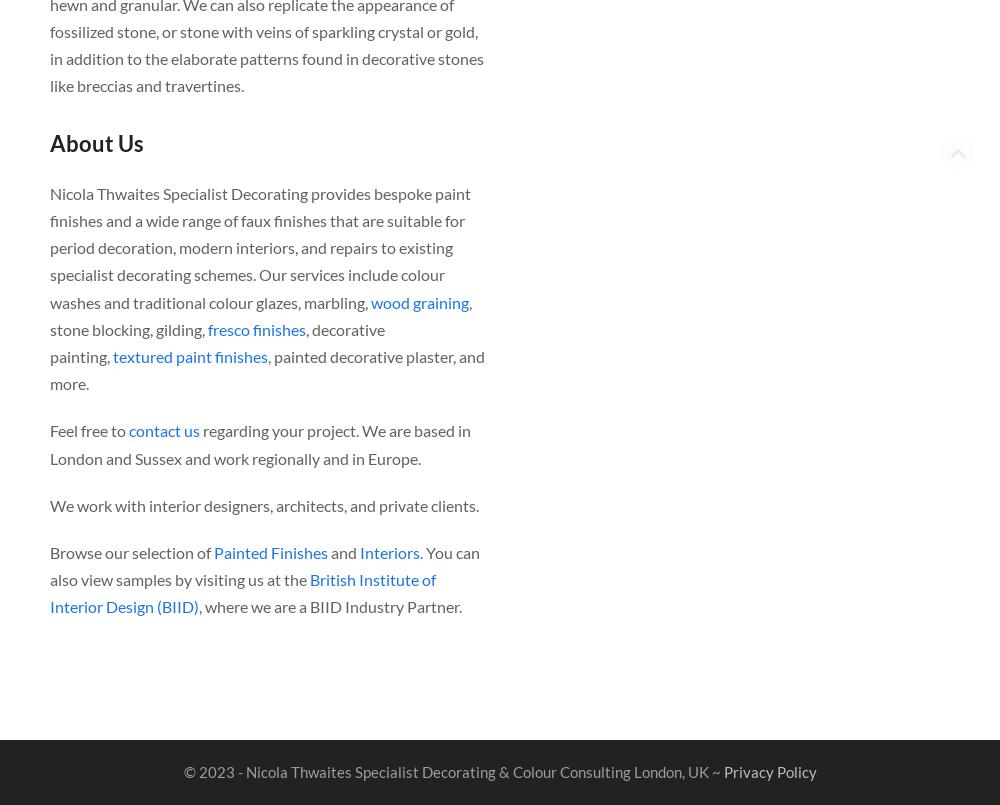 This screenshot has width=1000, height=805. What do you see at coordinates (164, 429) in the screenshot?
I see `'contact us'` at bounding box center [164, 429].